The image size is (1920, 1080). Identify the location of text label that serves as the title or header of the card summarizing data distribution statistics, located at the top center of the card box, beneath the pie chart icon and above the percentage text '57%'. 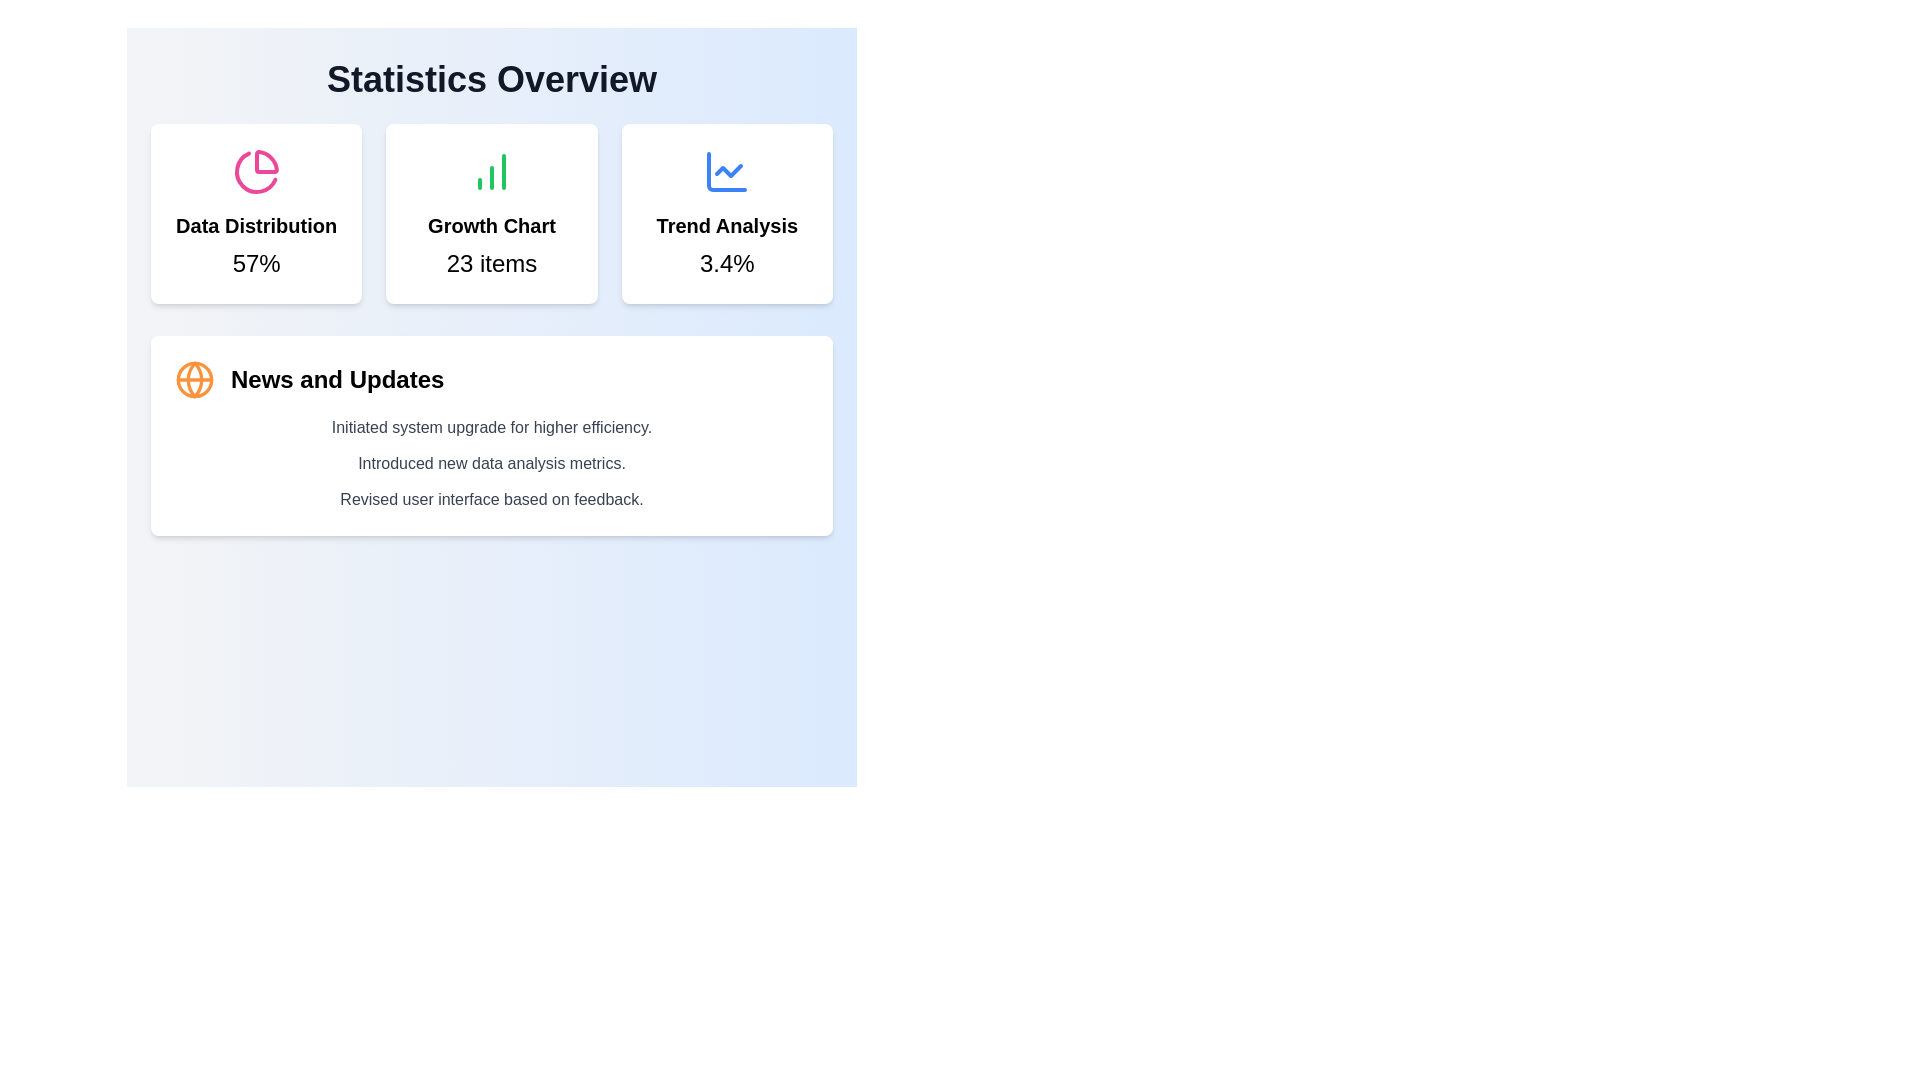
(255, 225).